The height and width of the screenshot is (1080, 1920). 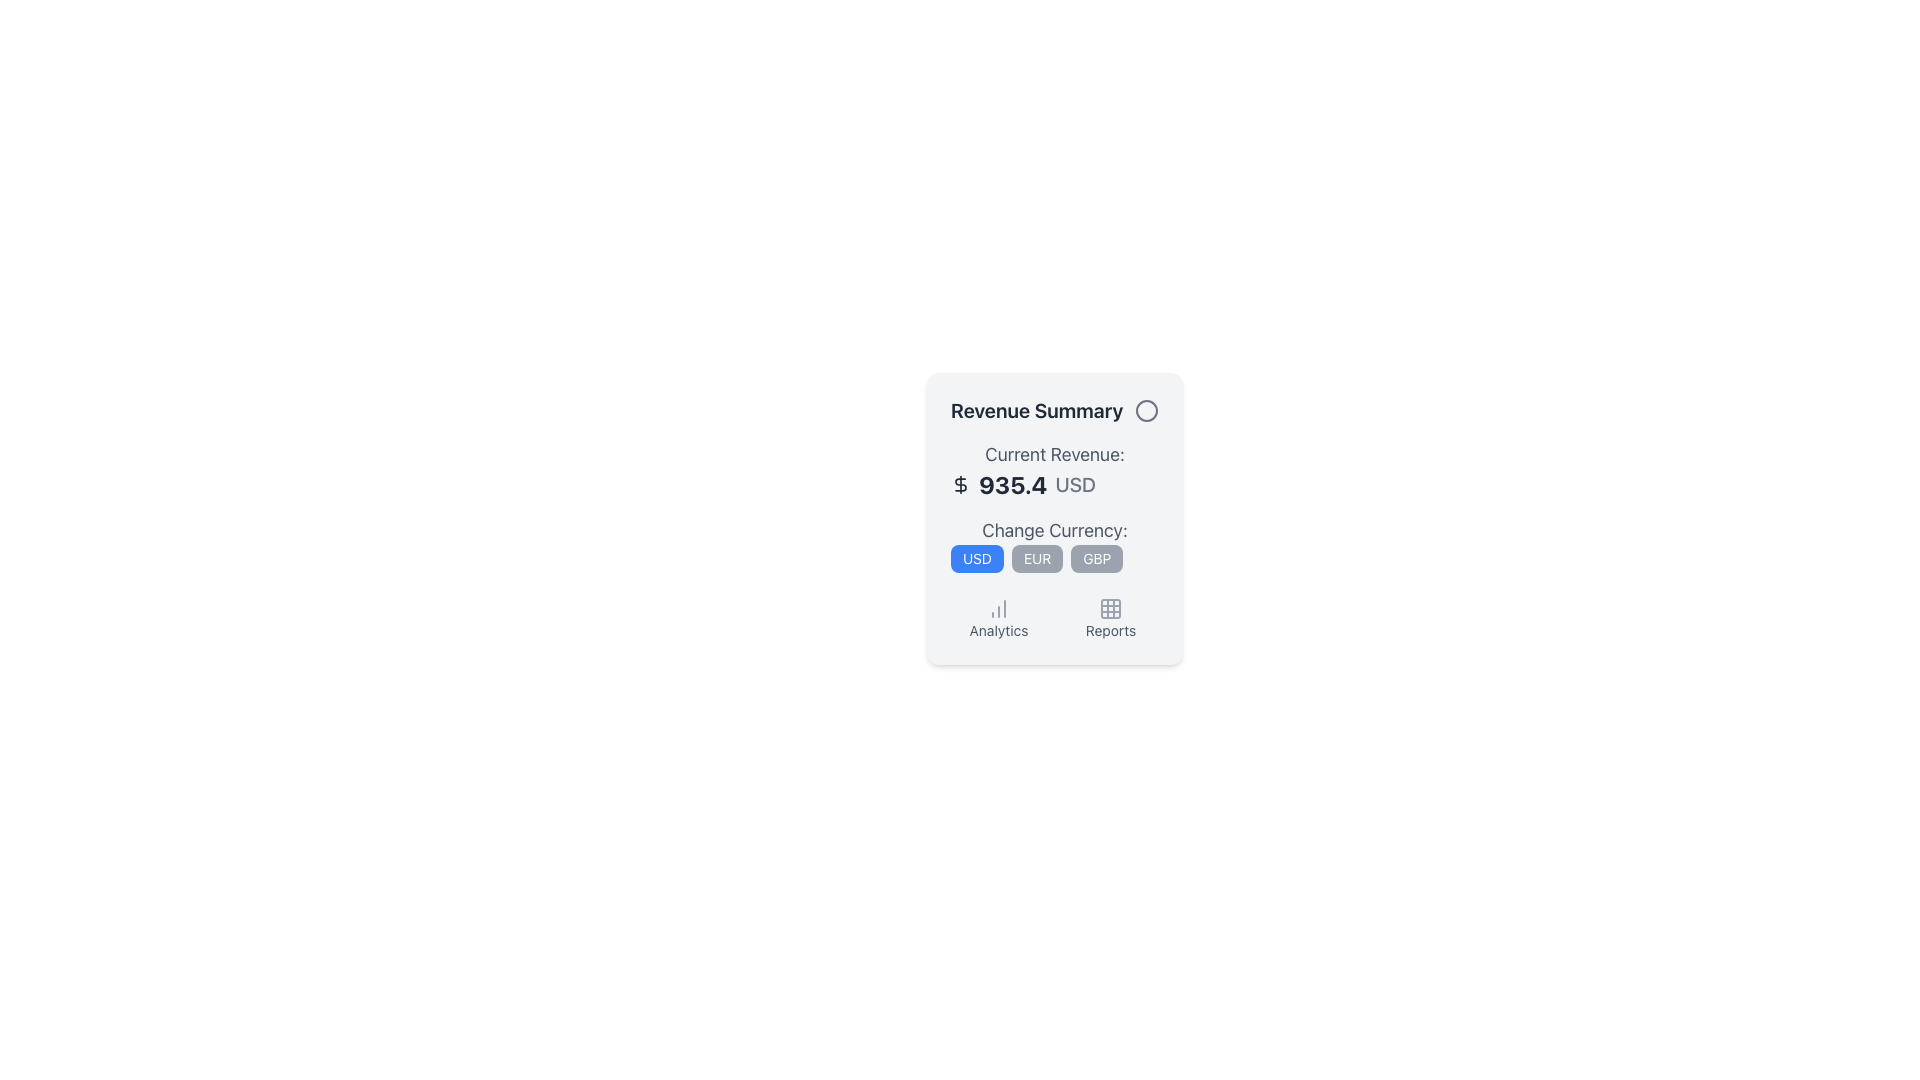 What do you see at coordinates (998, 617) in the screenshot?
I see `the Interactive button with icon and label located in the left slot of a two-column layout` at bounding box center [998, 617].